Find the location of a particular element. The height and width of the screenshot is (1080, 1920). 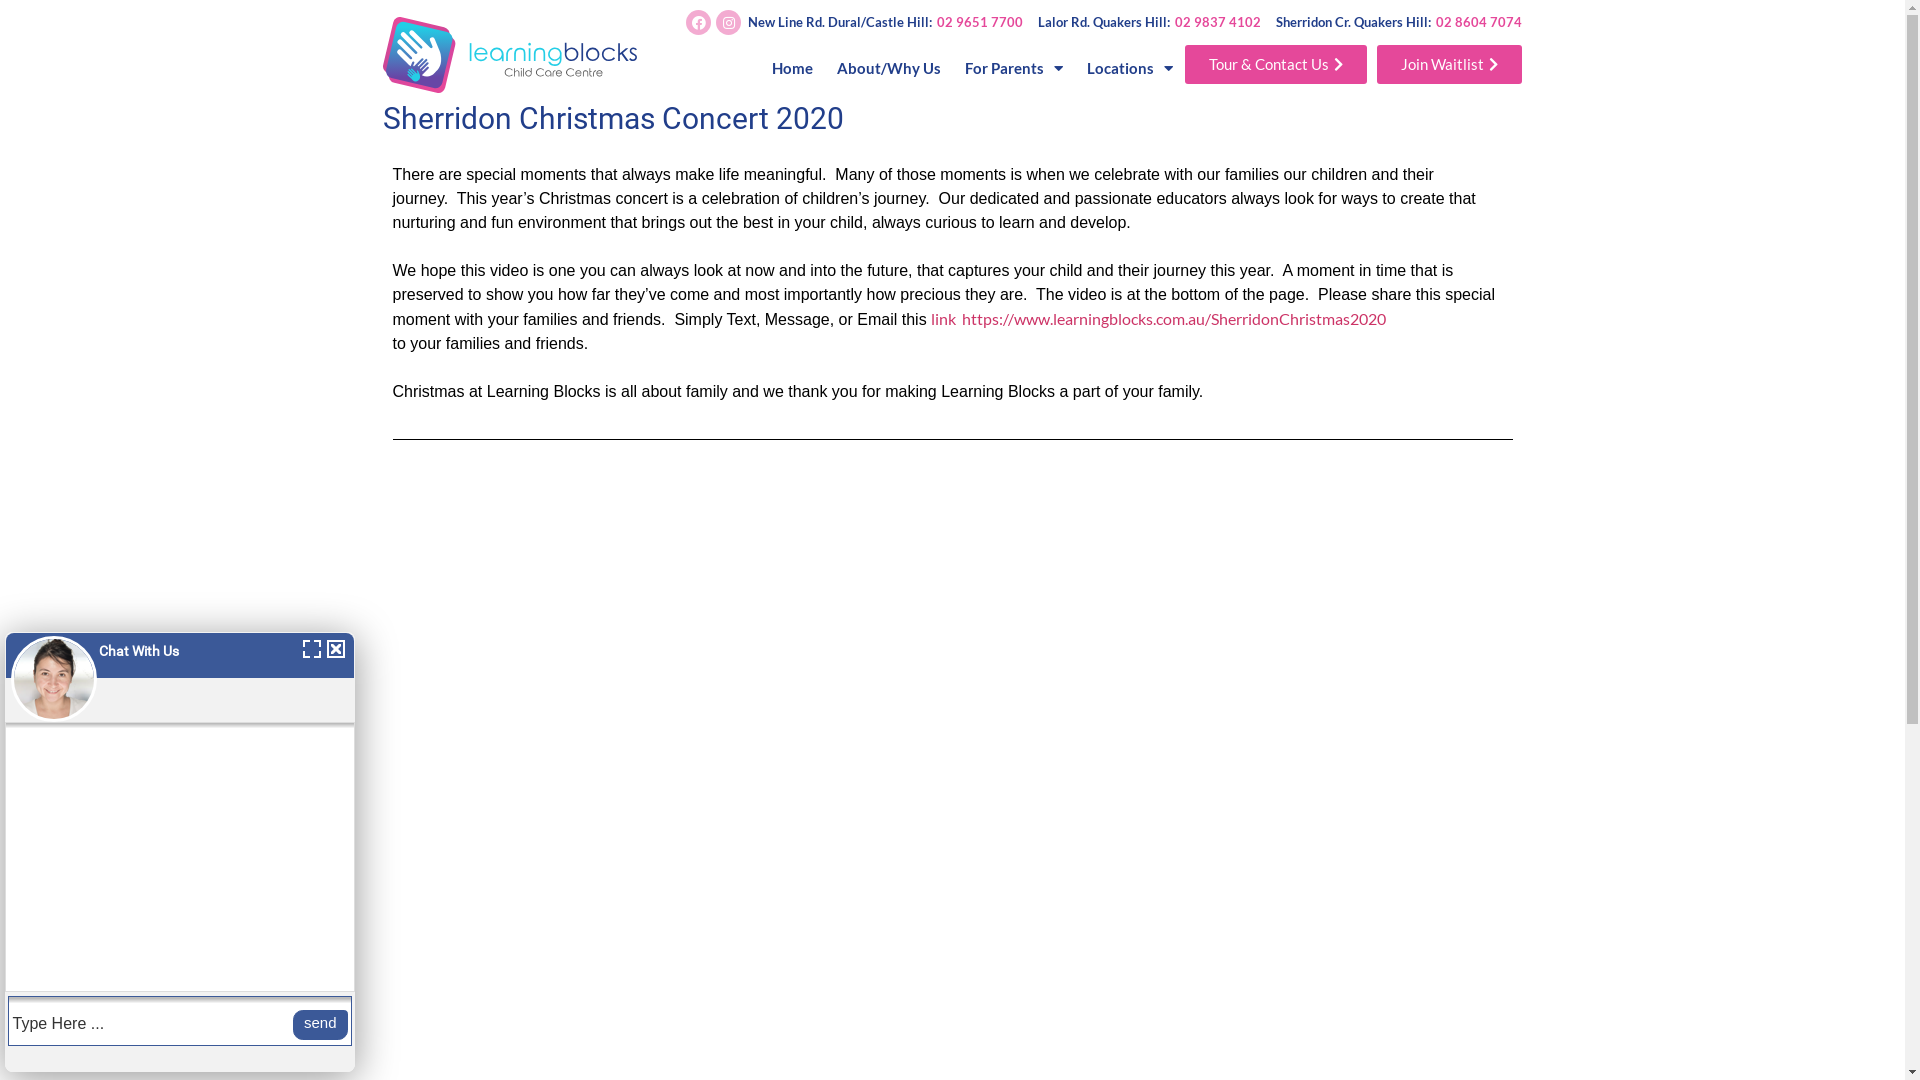

'Join Waitlist' is located at coordinates (1449, 63).